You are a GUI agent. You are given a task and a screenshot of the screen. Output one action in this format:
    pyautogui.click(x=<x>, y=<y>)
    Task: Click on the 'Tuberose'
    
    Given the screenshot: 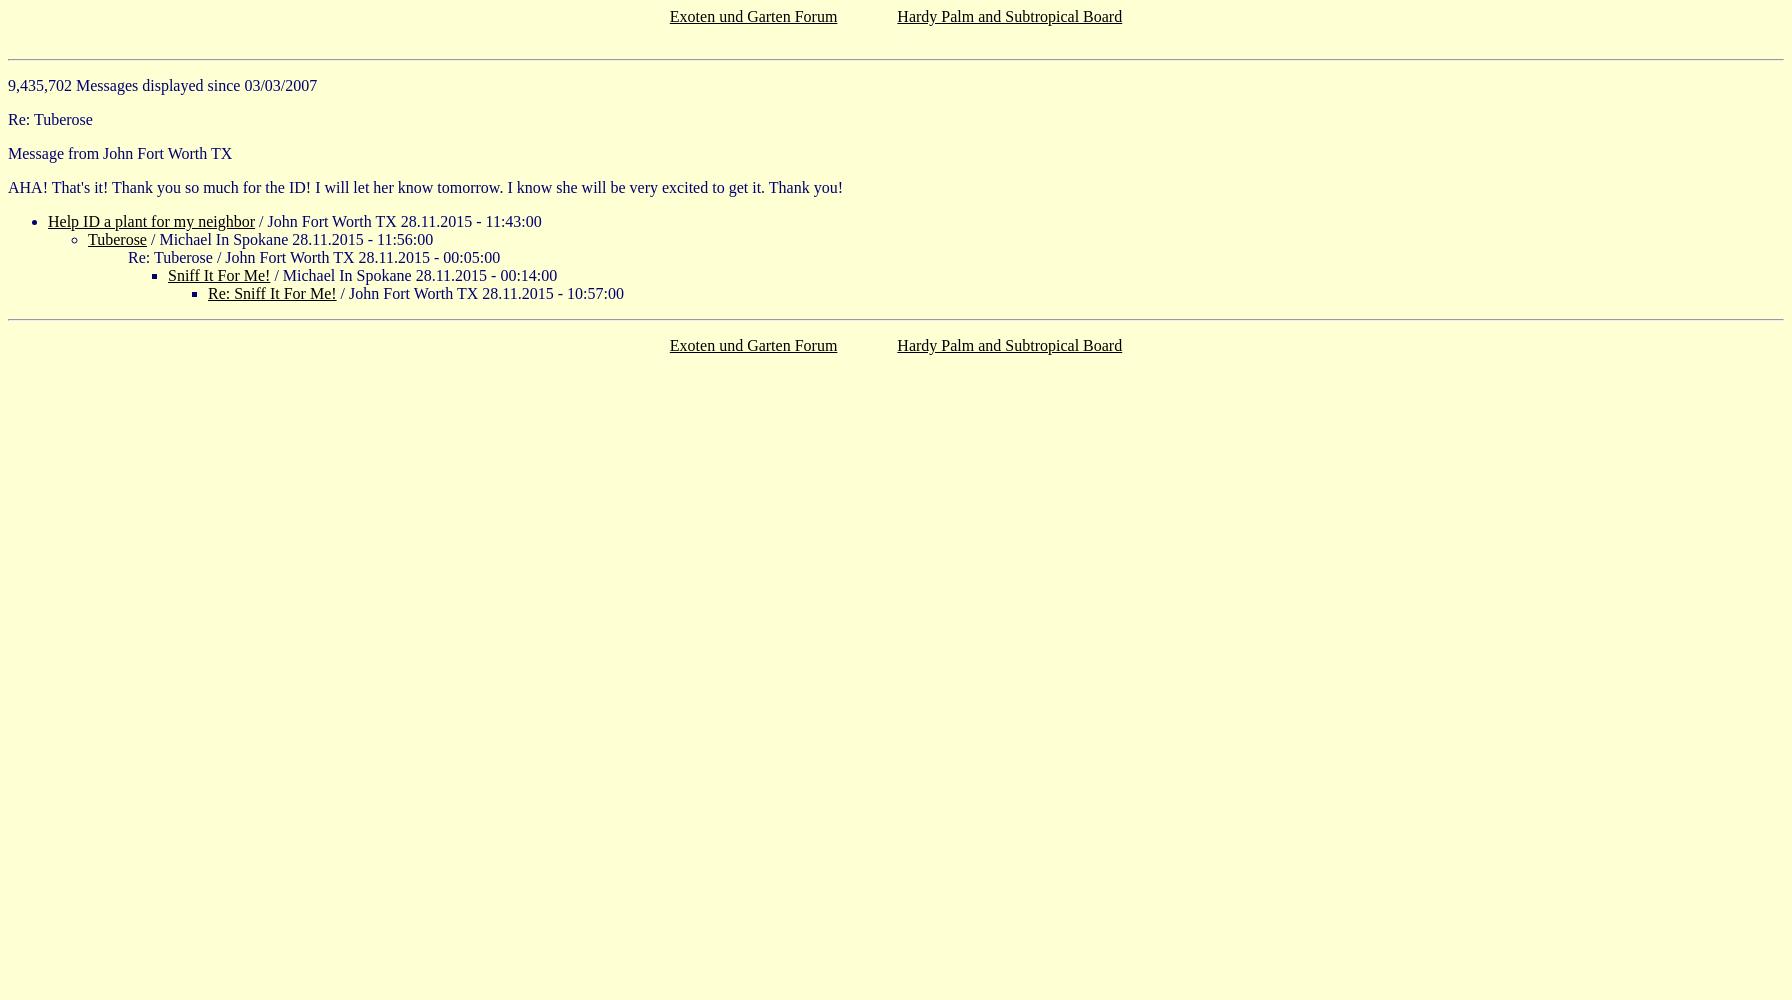 What is the action you would take?
    pyautogui.click(x=87, y=238)
    